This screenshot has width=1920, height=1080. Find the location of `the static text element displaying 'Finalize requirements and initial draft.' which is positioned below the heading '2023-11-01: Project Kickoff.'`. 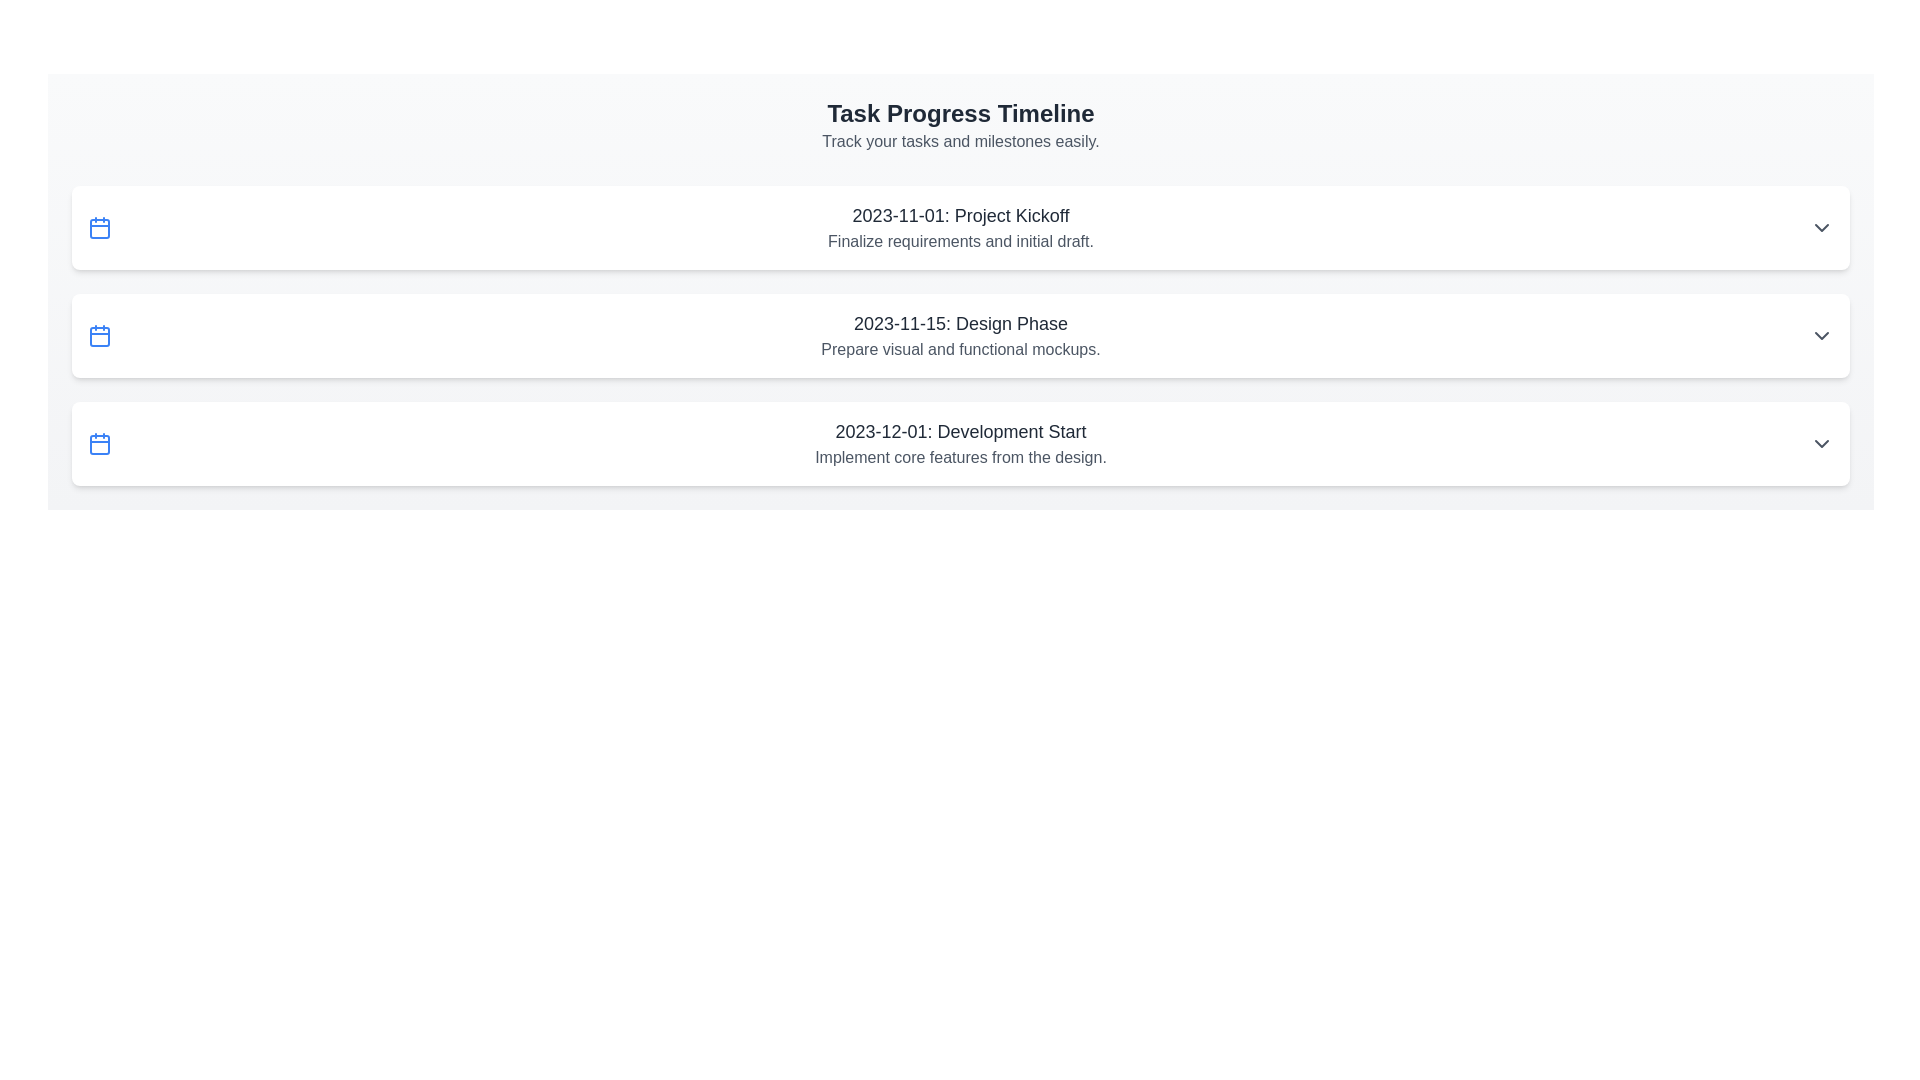

the static text element displaying 'Finalize requirements and initial draft.' which is positioned below the heading '2023-11-01: Project Kickoff.' is located at coordinates (960, 241).